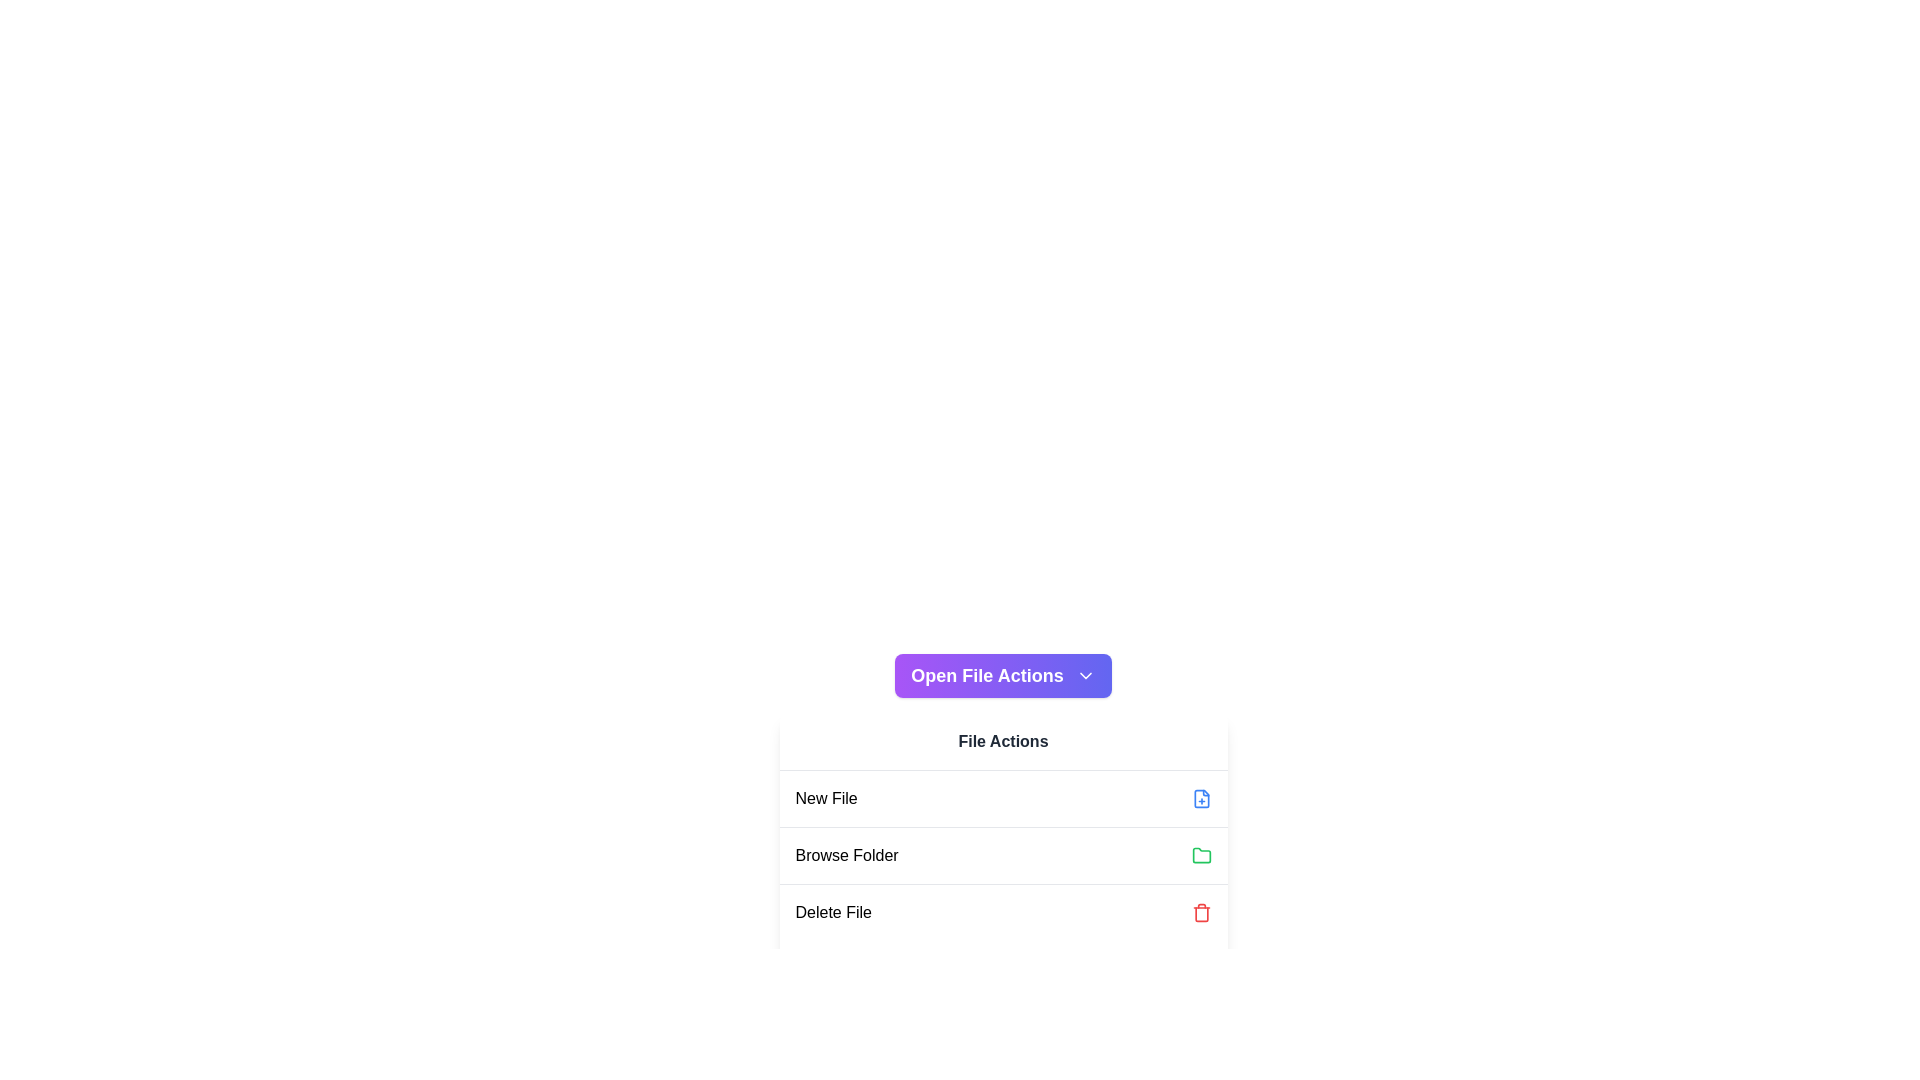  Describe the element at coordinates (826, 797) in the screenshot. I see `the informative label for creating a new file, which is the first entry under the 'File Actions' heading` at that location.